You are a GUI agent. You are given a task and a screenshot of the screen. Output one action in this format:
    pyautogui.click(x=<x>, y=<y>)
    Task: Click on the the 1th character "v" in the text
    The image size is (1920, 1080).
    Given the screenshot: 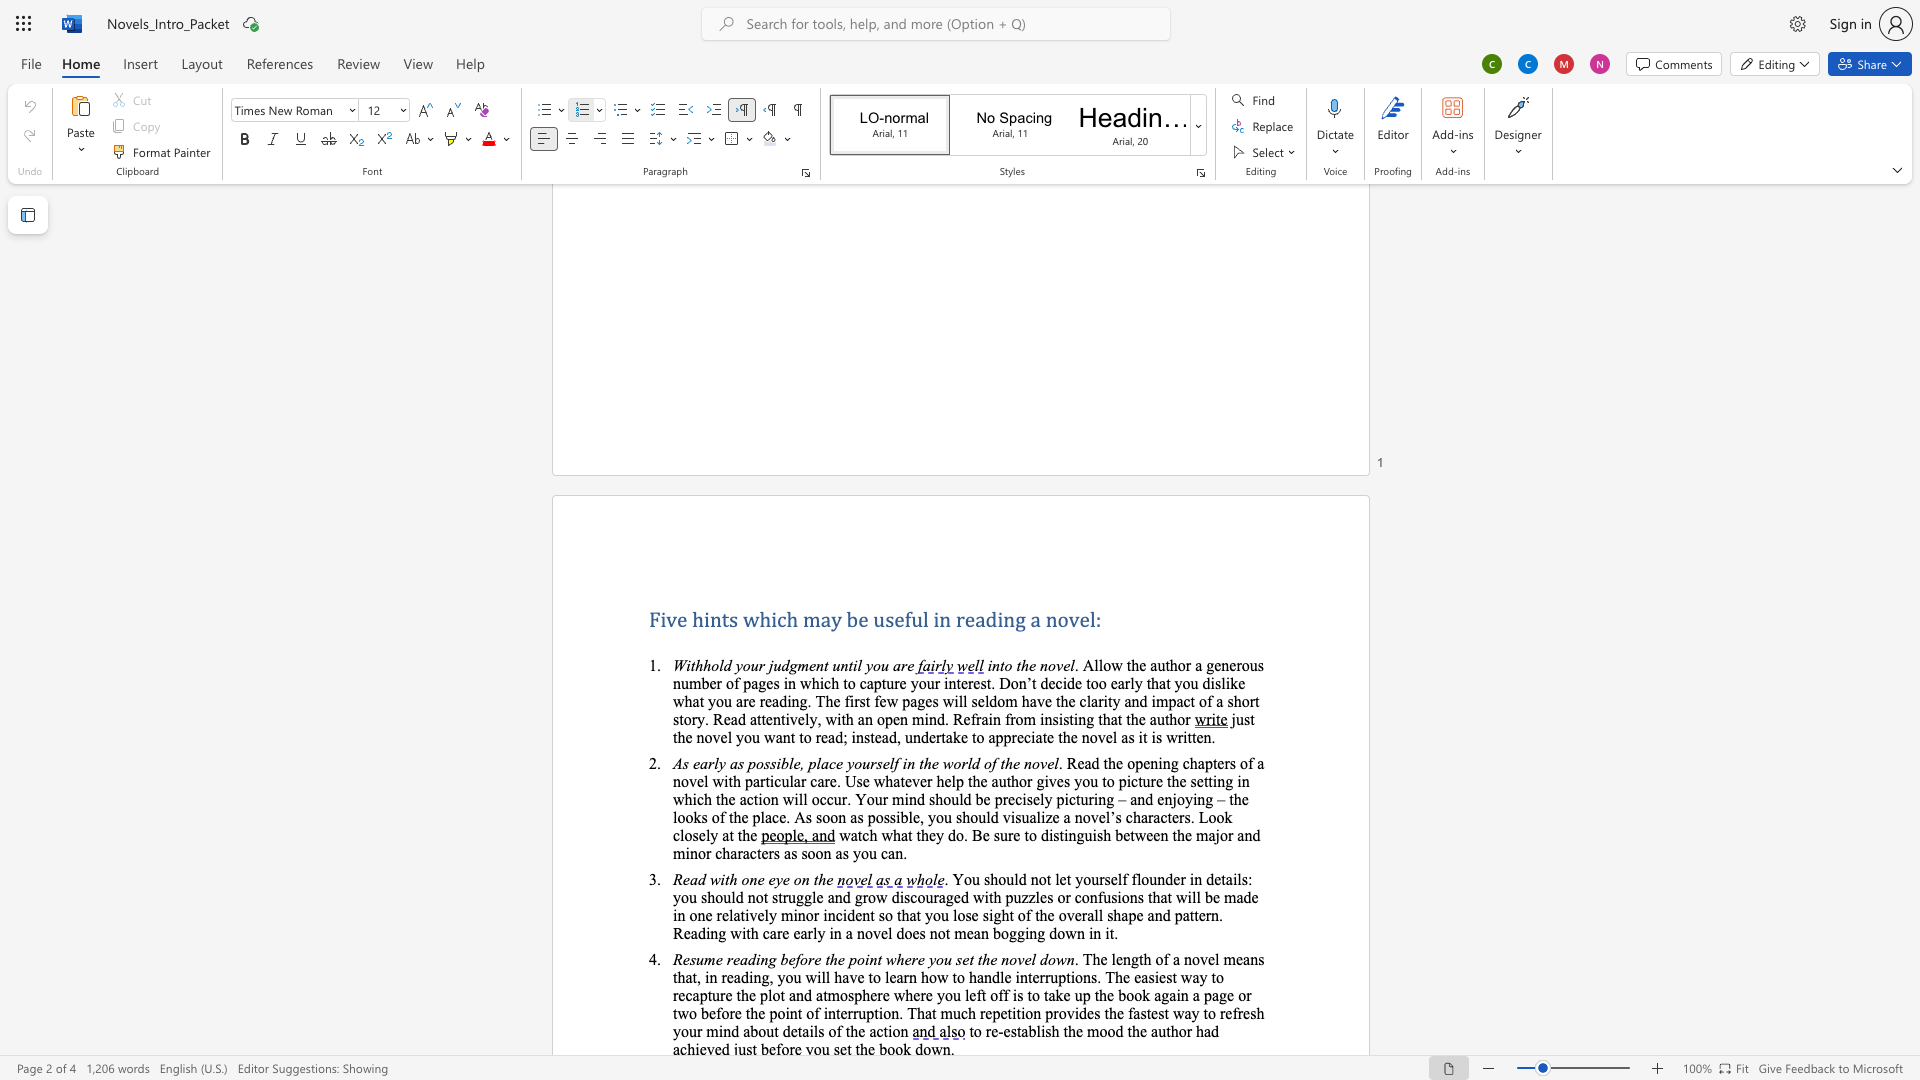 What is the action you would take?
    pyautogui.click(x=1020, y=958)
    